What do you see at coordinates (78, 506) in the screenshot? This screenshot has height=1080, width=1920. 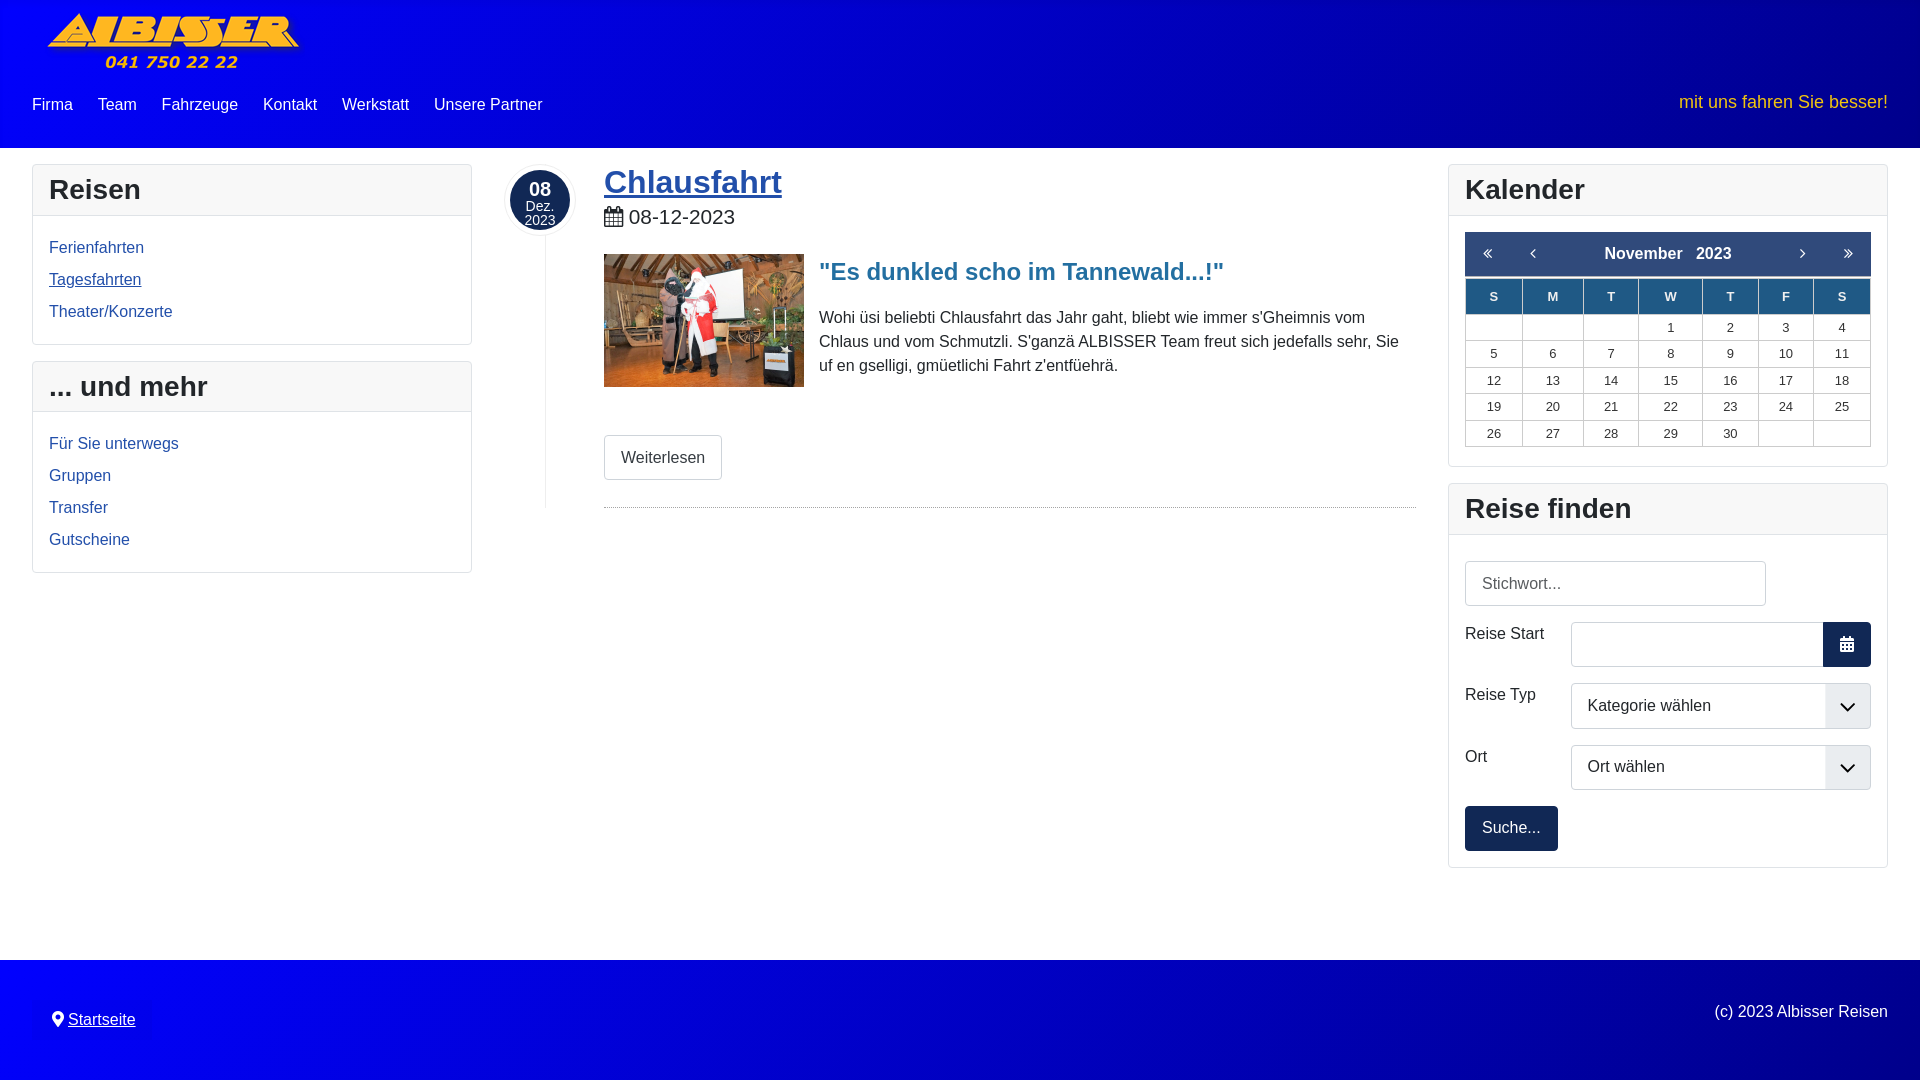 I see `'Transfer'` at bounding box center [78, 506].